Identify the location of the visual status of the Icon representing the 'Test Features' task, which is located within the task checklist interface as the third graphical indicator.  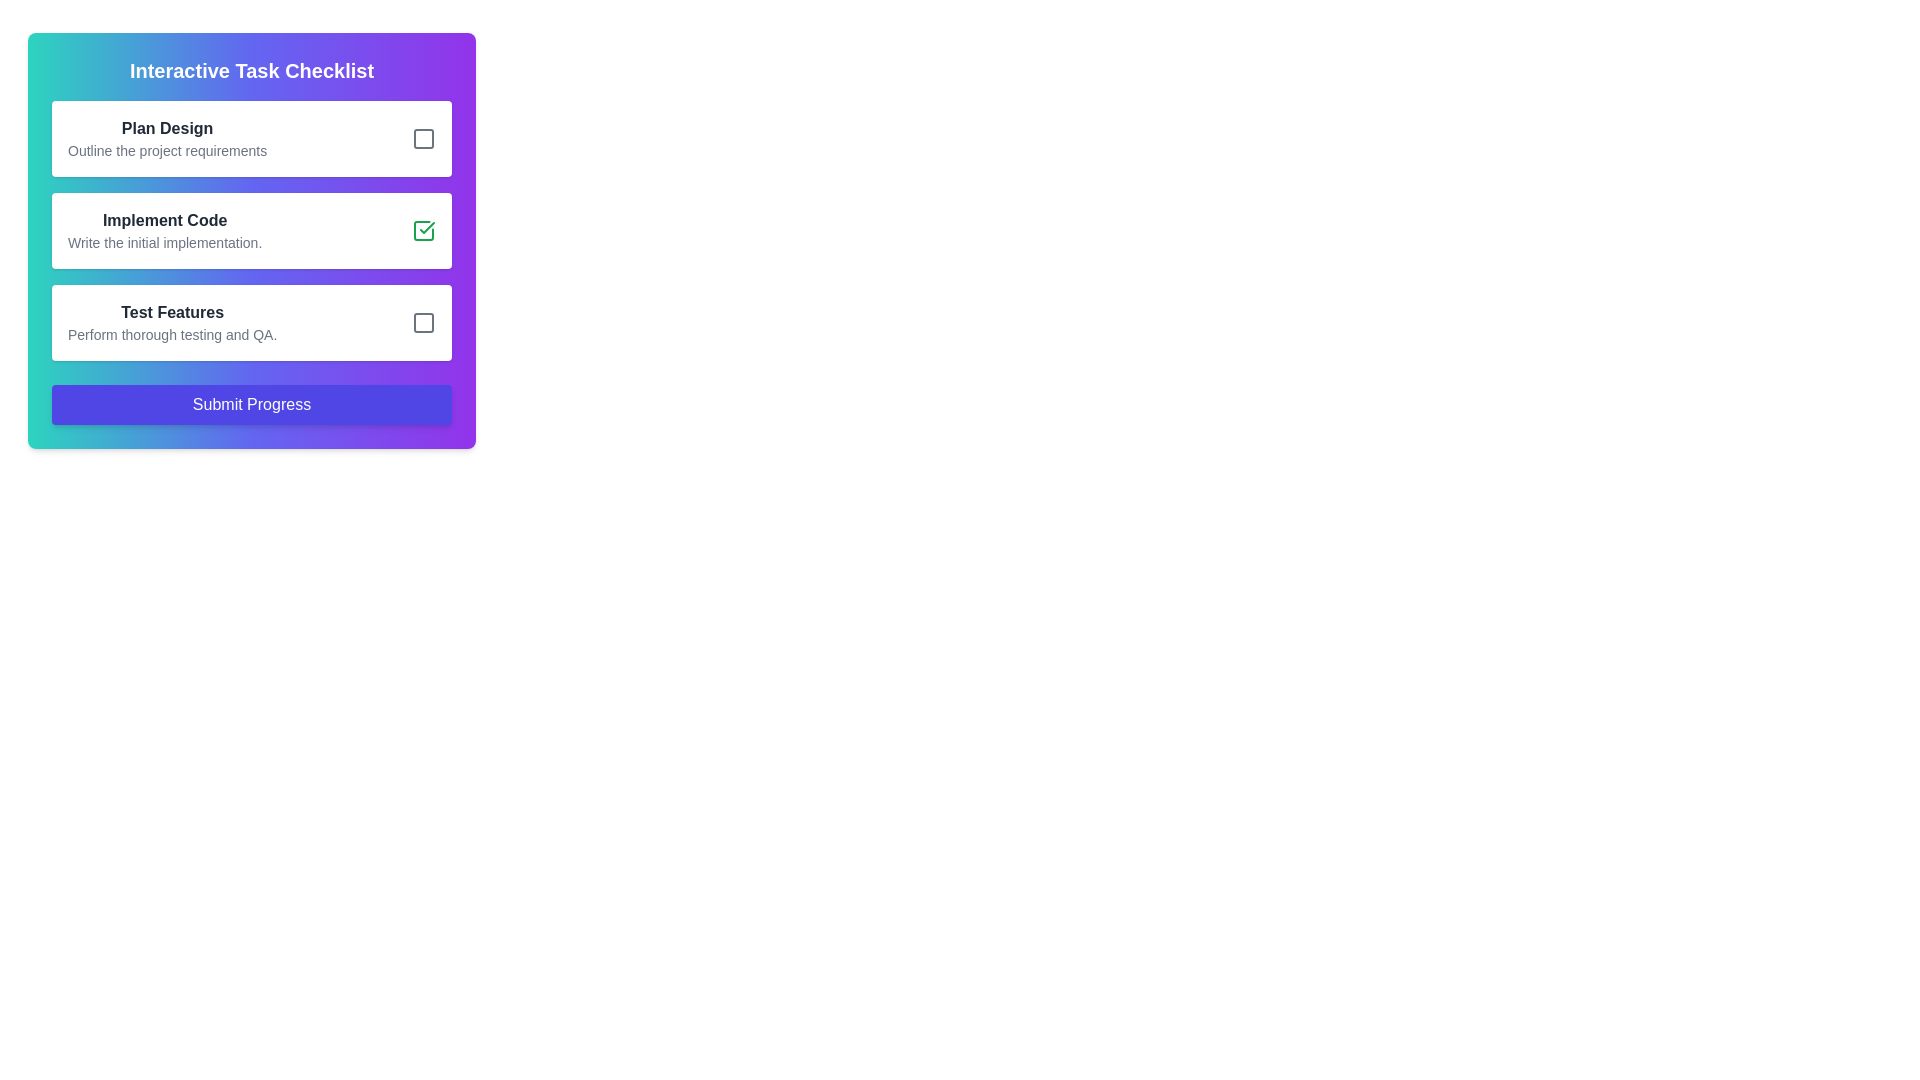
(422, 322).